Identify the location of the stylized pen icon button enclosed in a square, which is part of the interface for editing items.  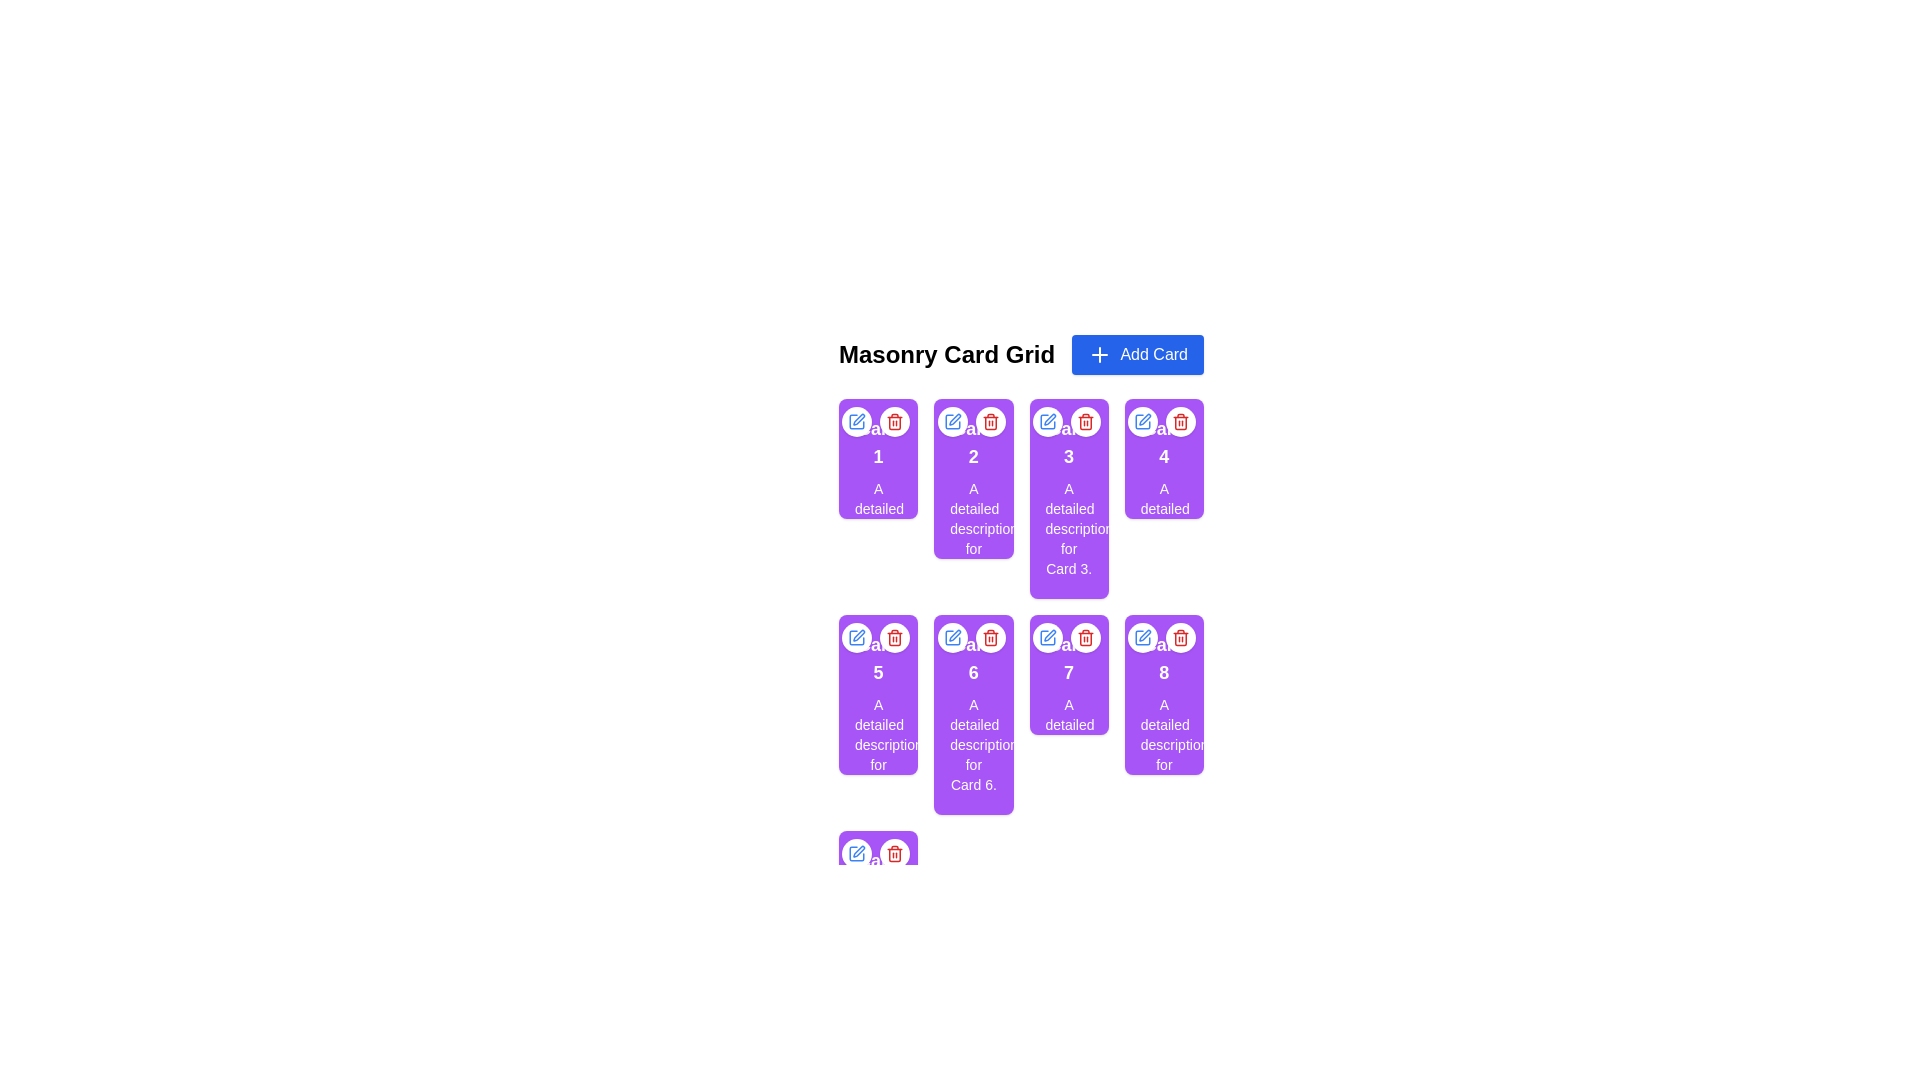
(1142, 637).